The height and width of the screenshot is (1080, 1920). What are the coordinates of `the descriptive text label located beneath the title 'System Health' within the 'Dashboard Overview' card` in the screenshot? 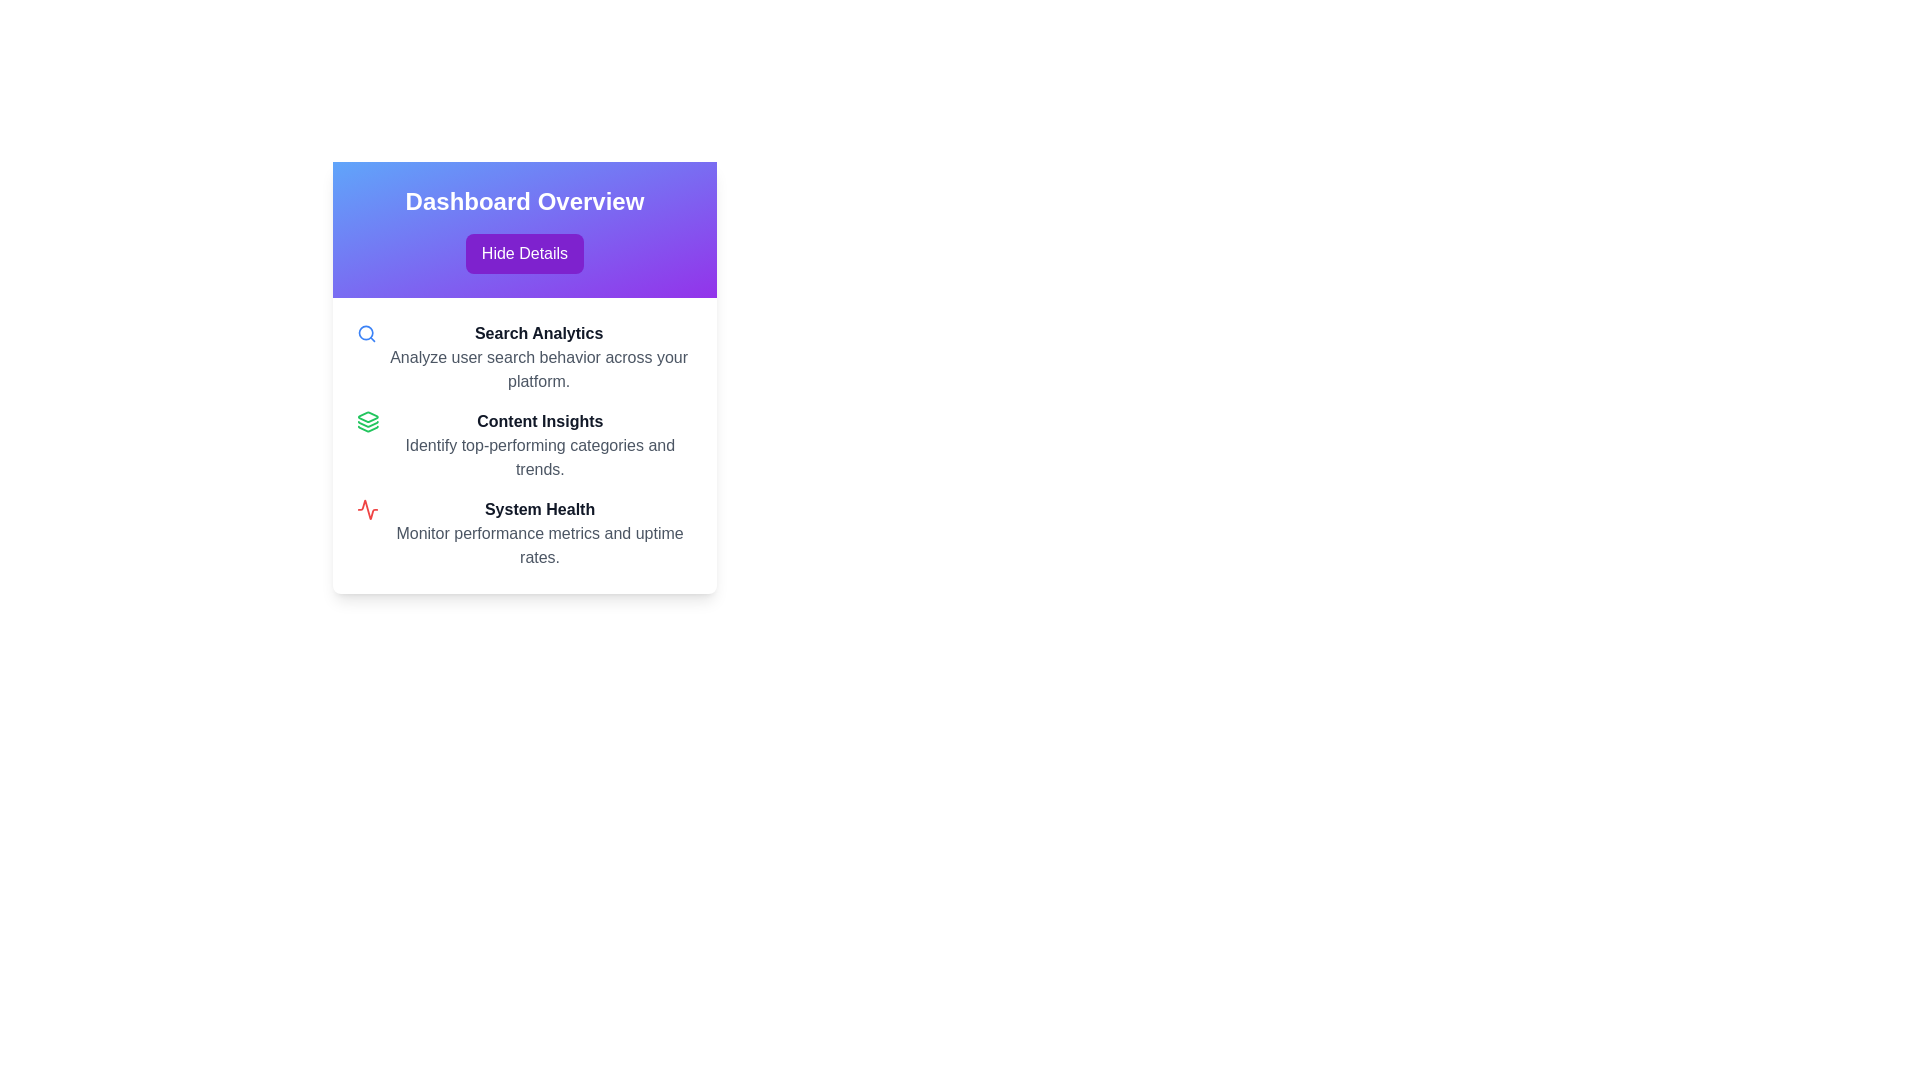 It's located at (540, 546).